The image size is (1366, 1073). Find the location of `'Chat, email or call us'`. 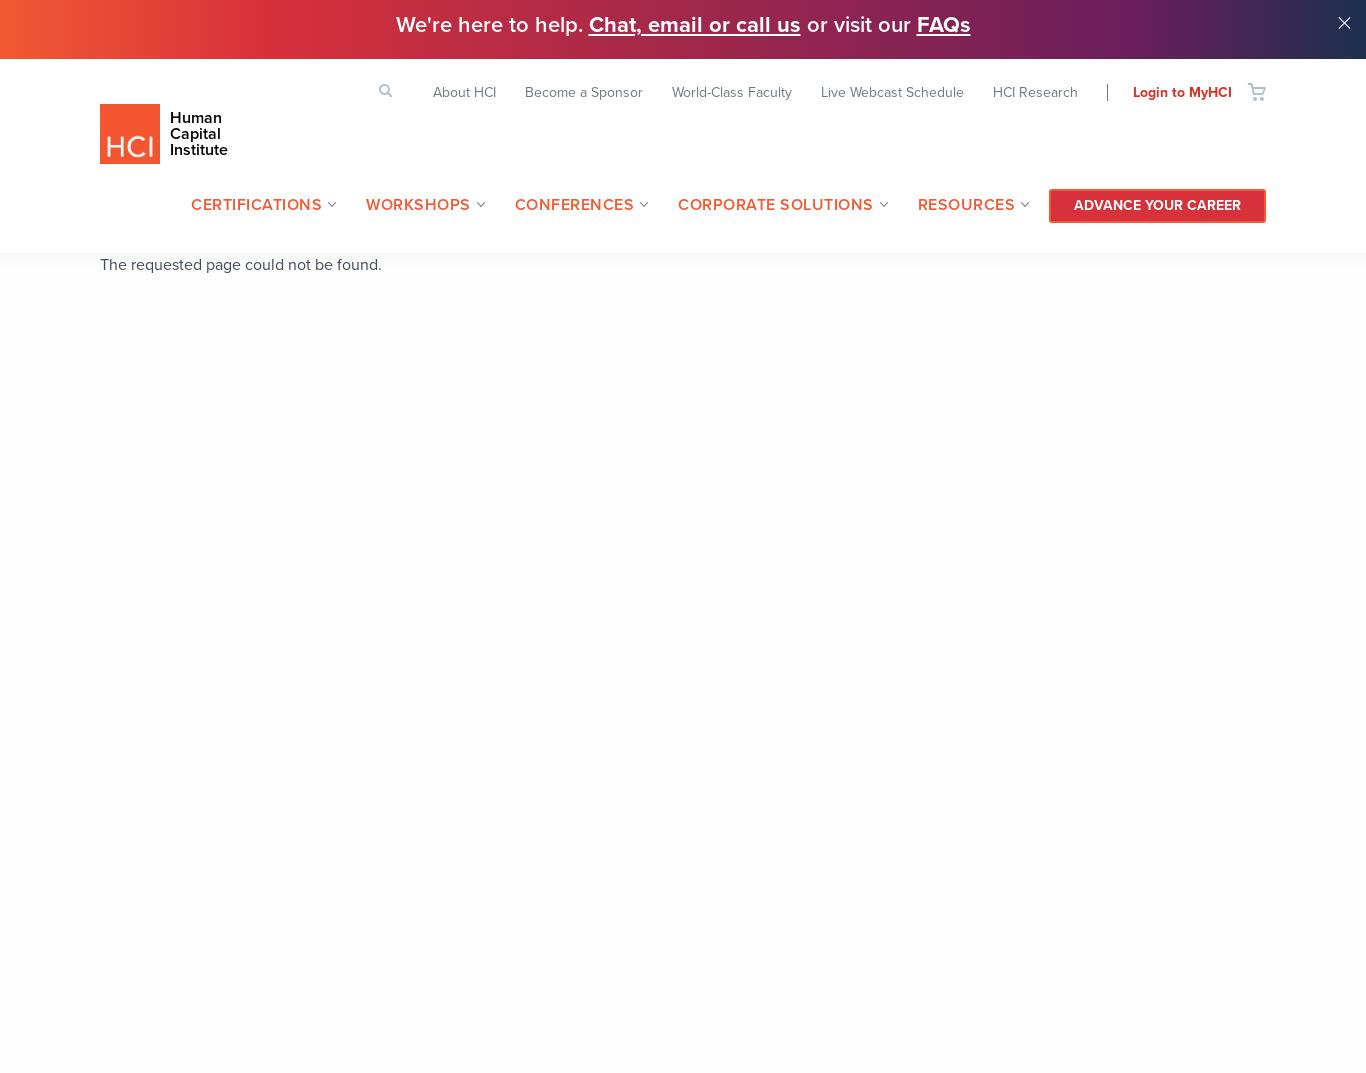

'Chat, email or call us' is located at coordinates (694, 24).